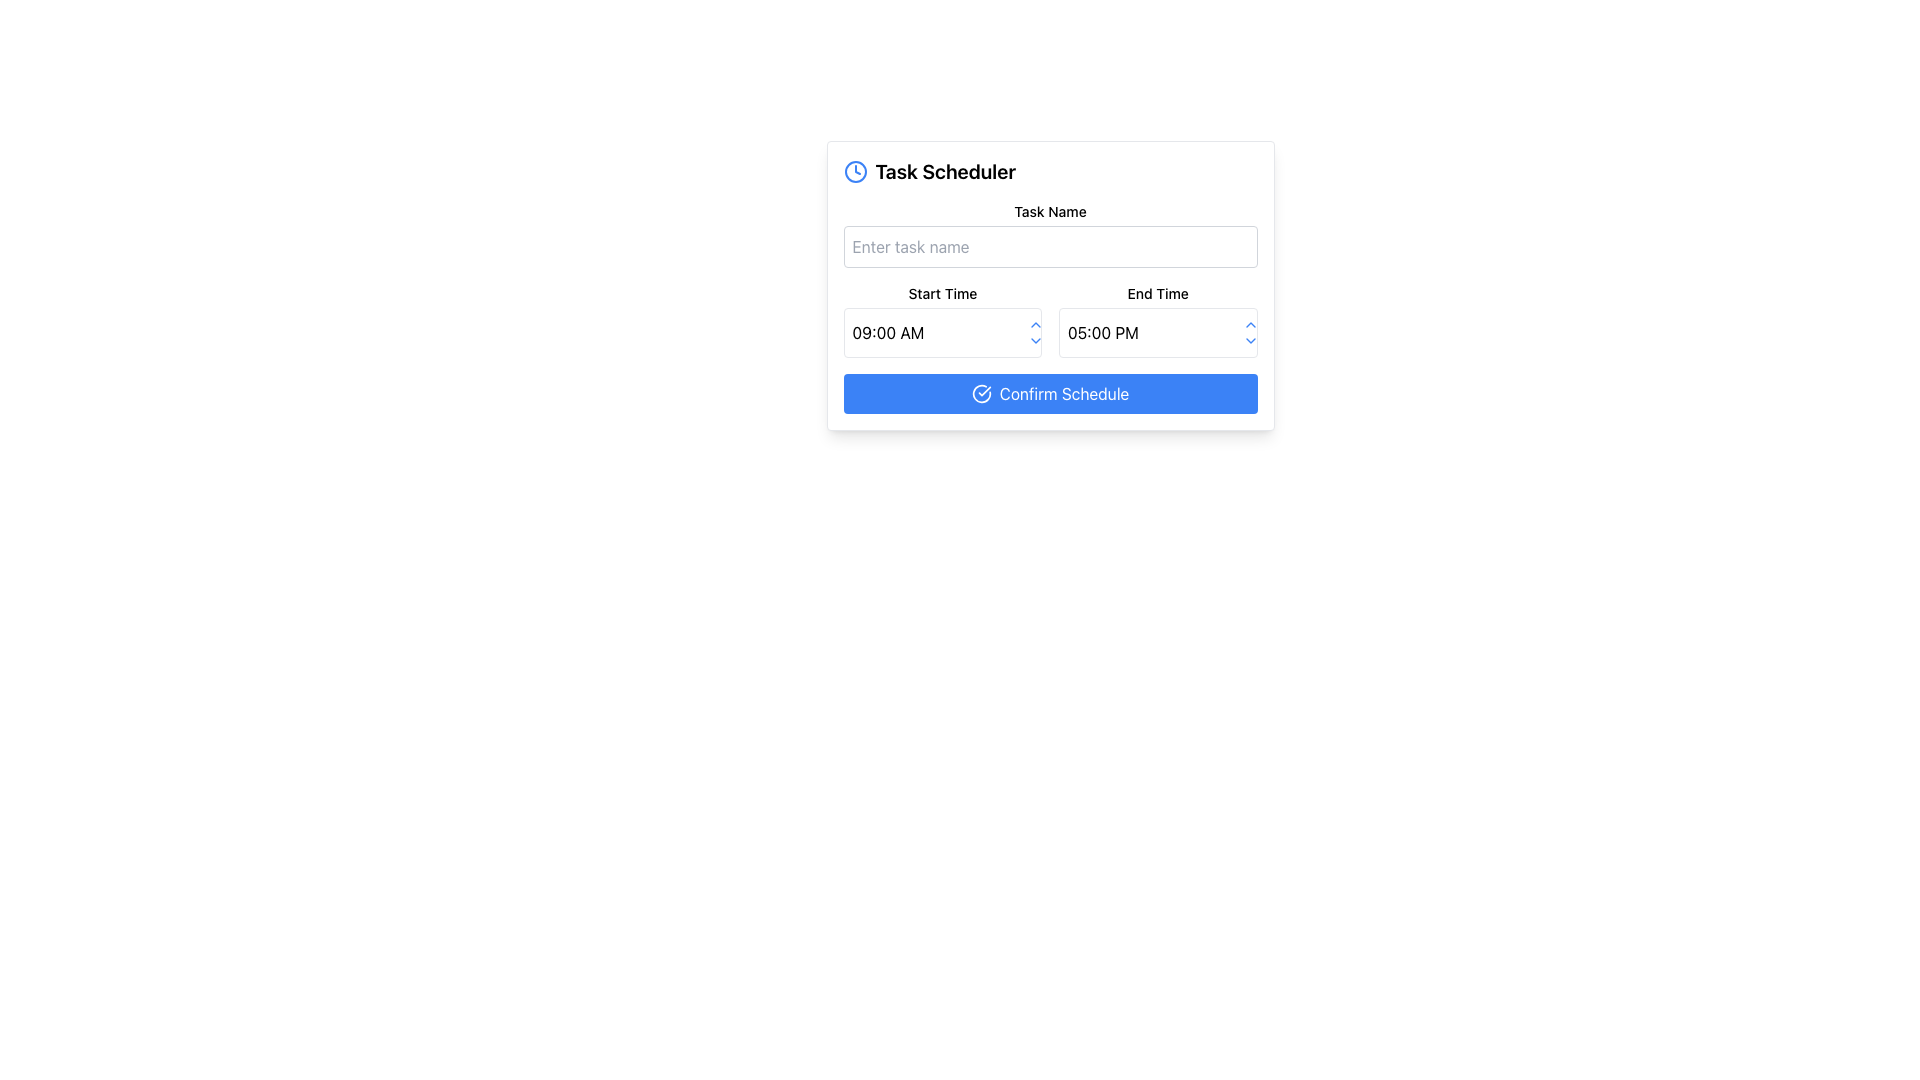  I want to click on the Dropdown Trigger Icon located in the bottom-right corner of the card interface, so click(1249, 339).